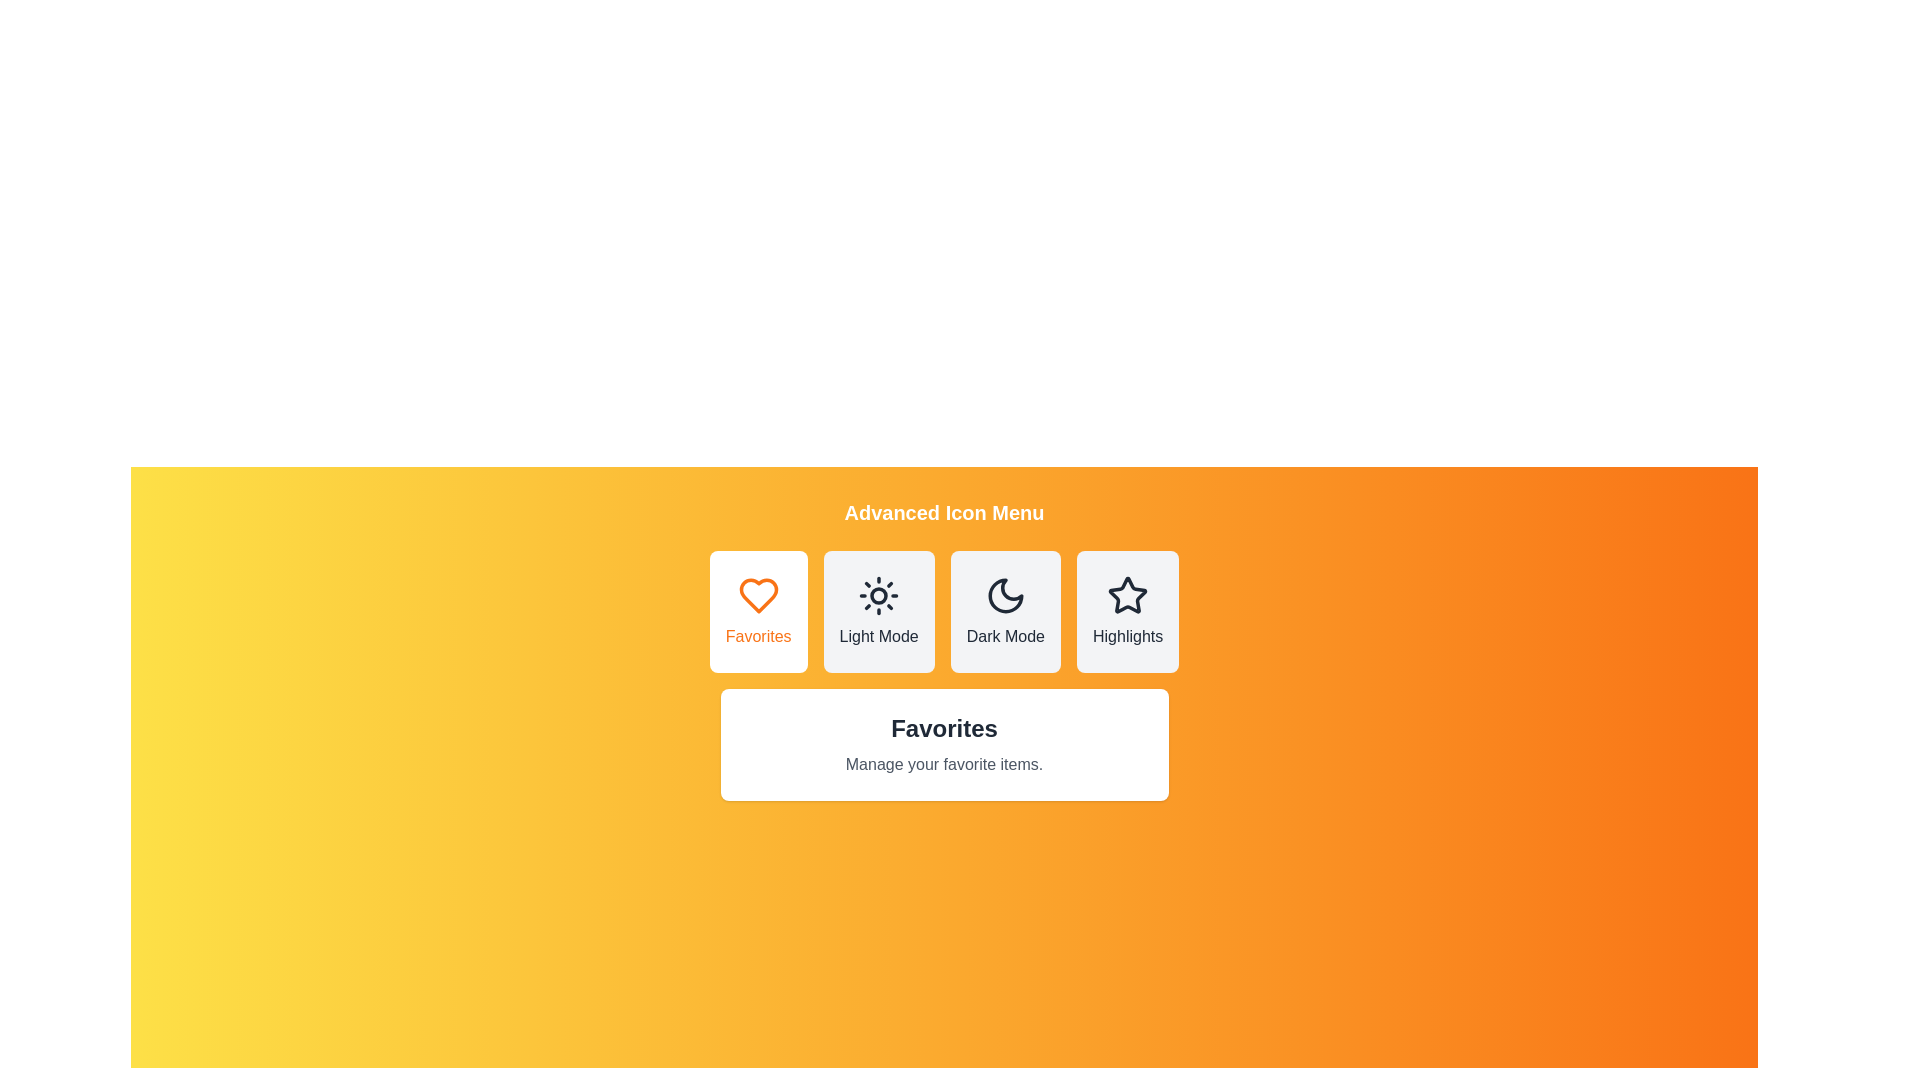  What do you see at coordinates (943, 611) in the screenshot?
I see `the 'Dark Mode' option in the toolbar located beneath the 'Advanced Icon Menu' heading to switch modes` at bounding box center [943, 611].